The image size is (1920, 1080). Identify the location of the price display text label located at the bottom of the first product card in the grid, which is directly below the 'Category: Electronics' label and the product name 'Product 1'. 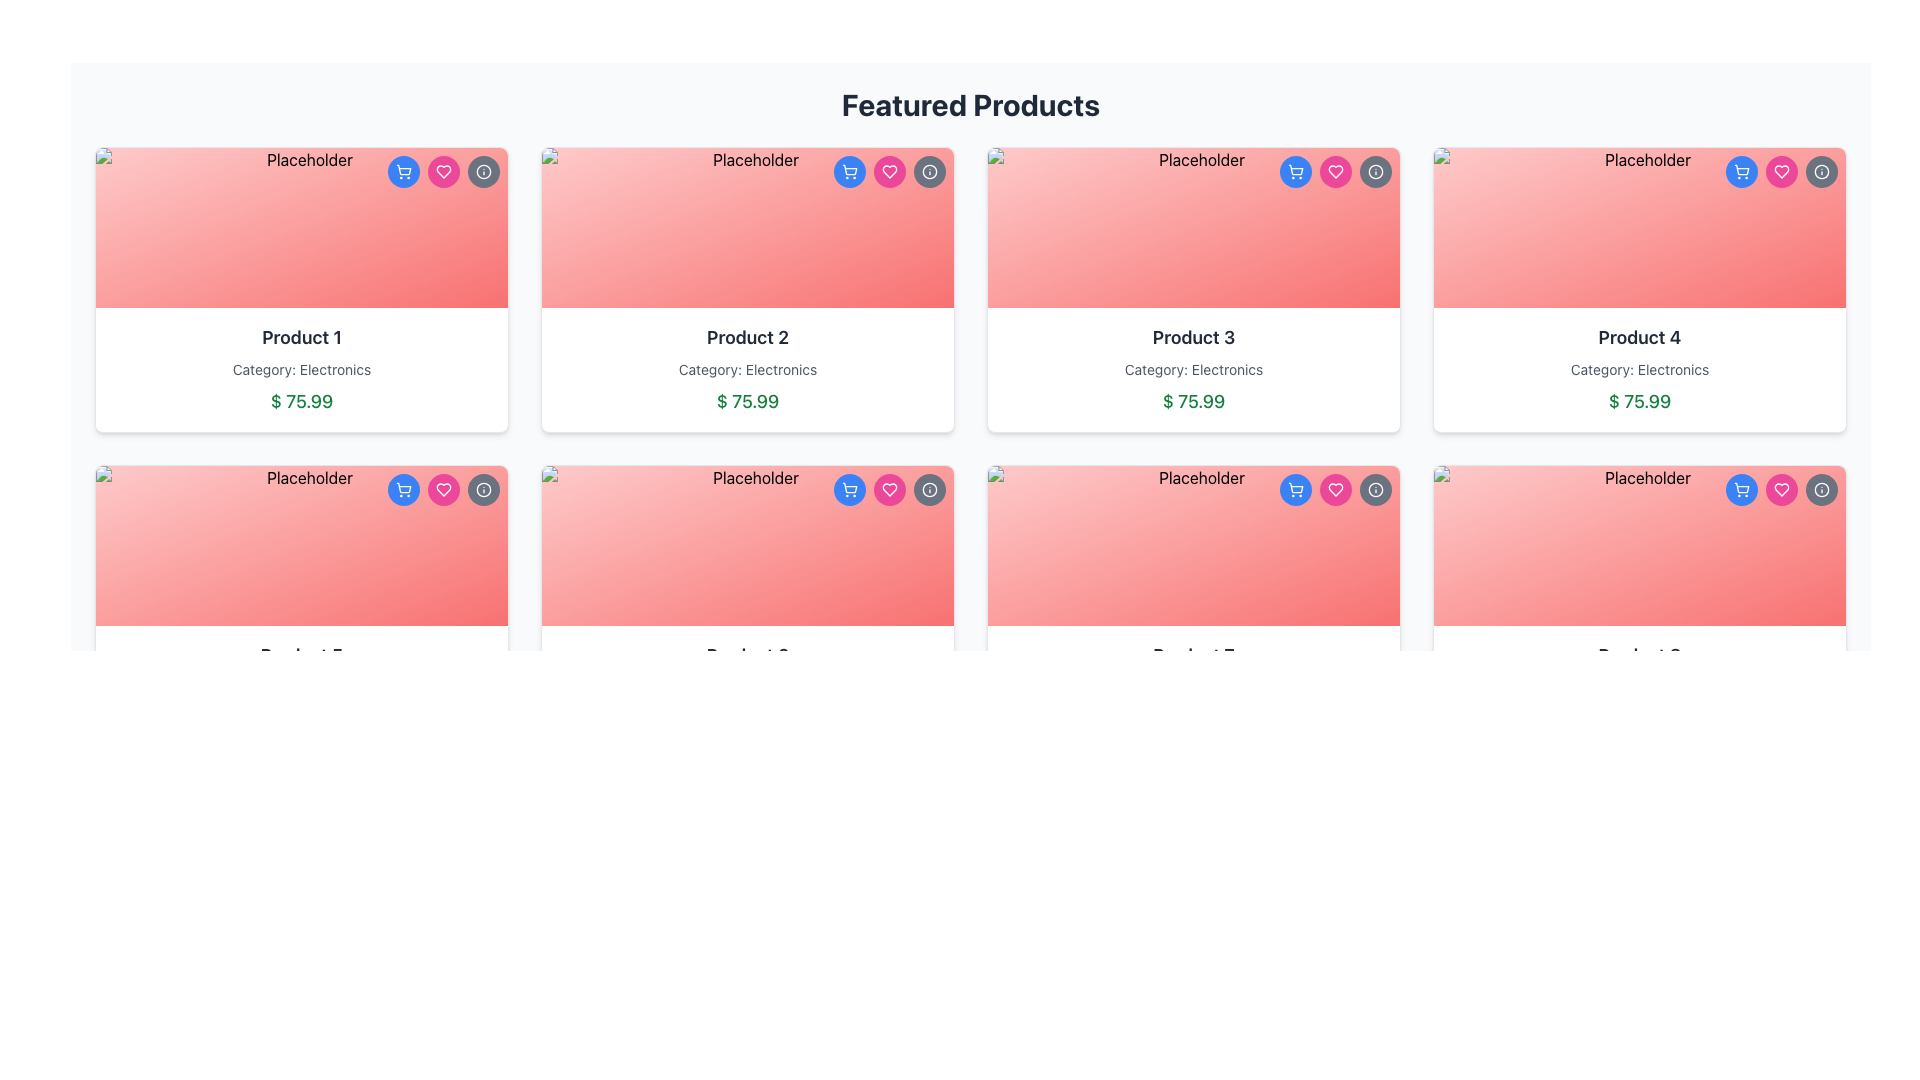
(301, 401).